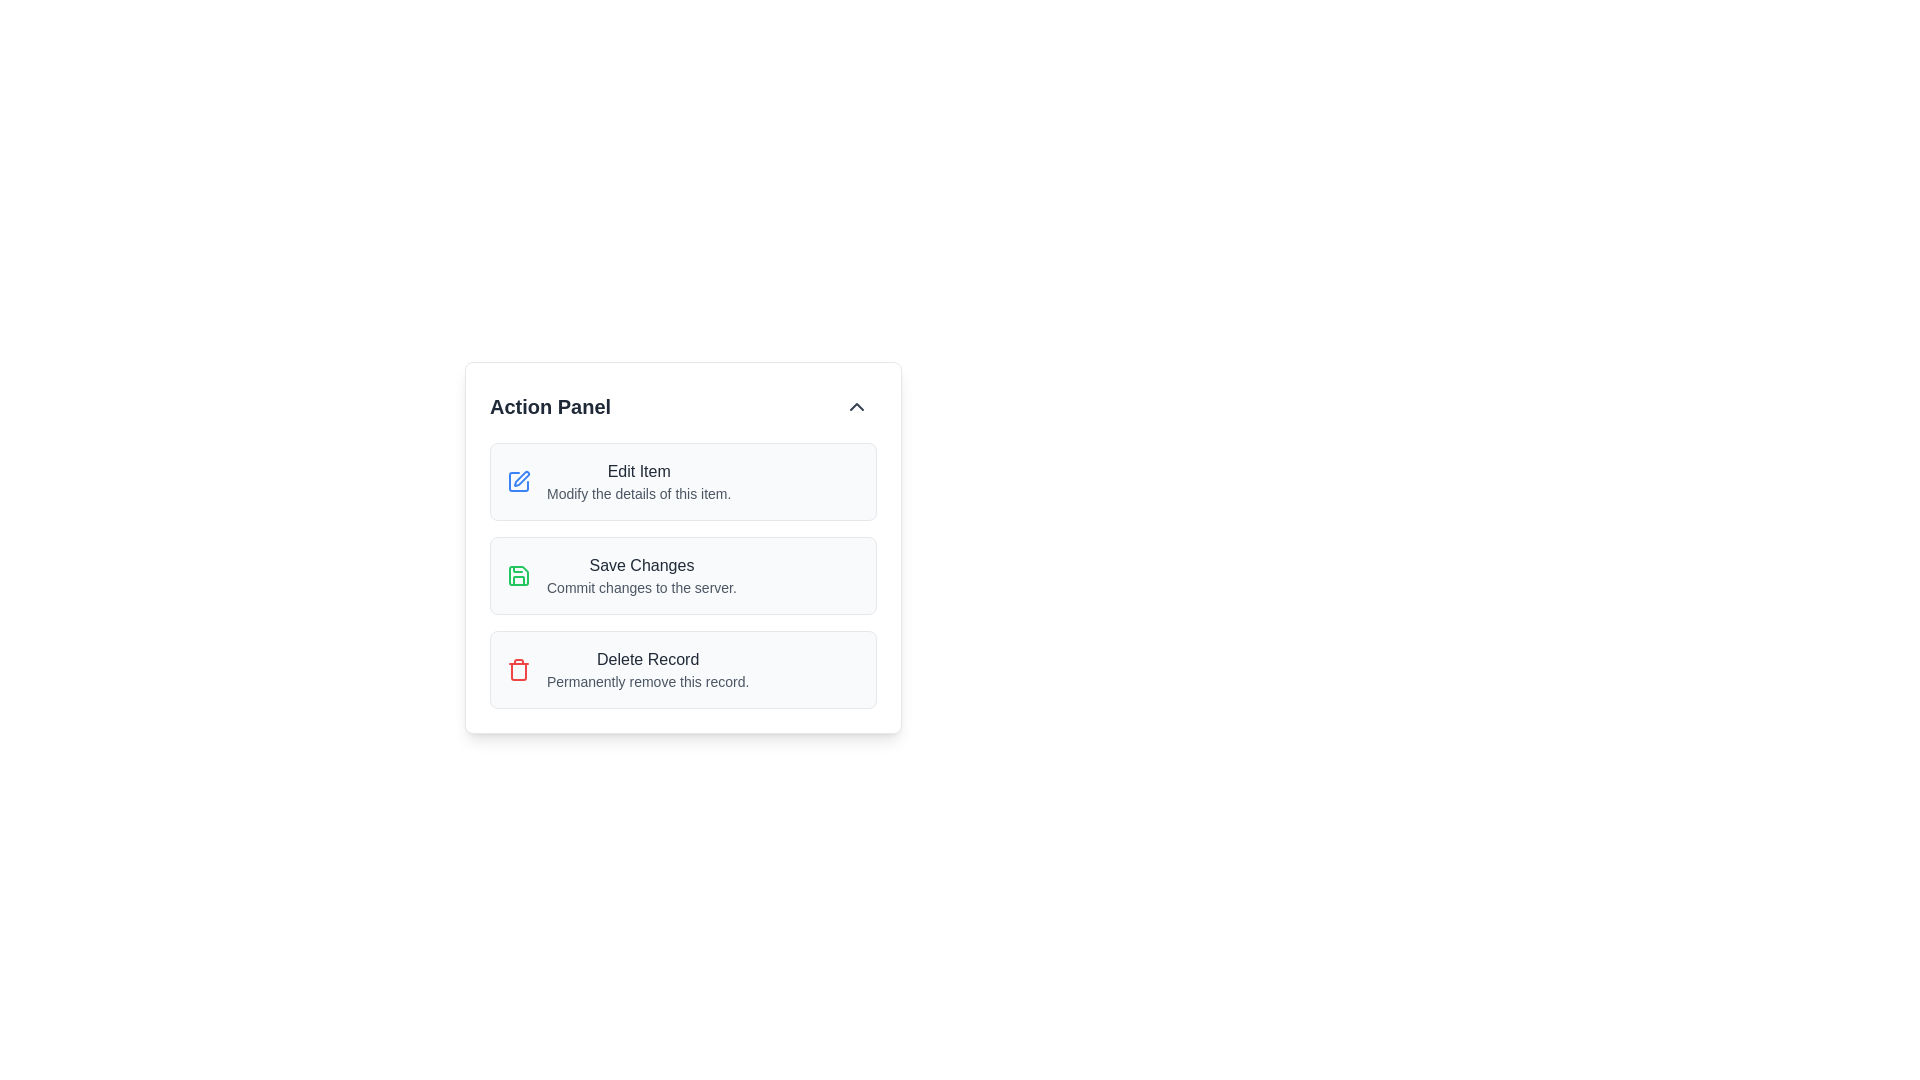 Image resolution: width=1920 pixels, height=1080 pixels. I want to click on the informational block titled 'Delete Record', which includes a subtitle 'Permanently remove this record.' and is styled with a light gray background and rounded border, to activate hover effects, so click(648, 670).